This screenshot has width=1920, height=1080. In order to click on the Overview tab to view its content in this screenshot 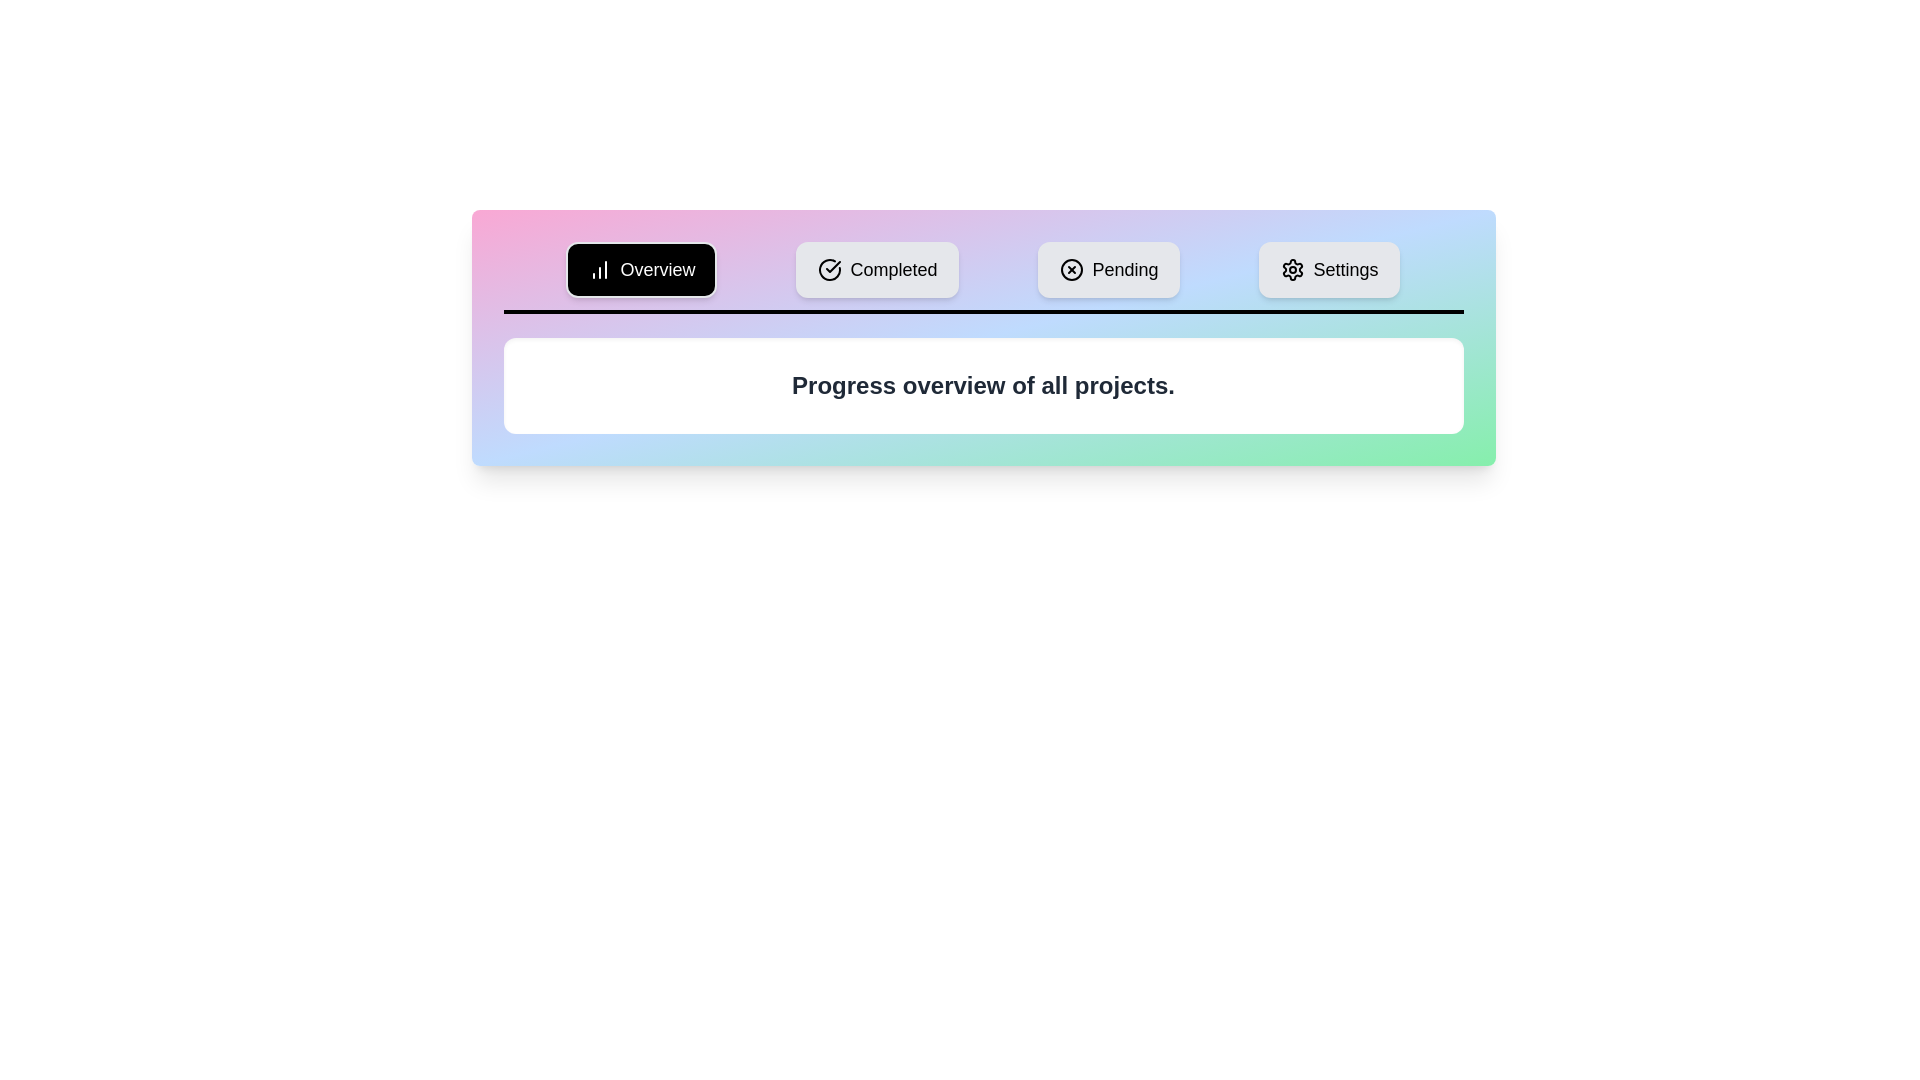, I will do `click(642, 270)`.